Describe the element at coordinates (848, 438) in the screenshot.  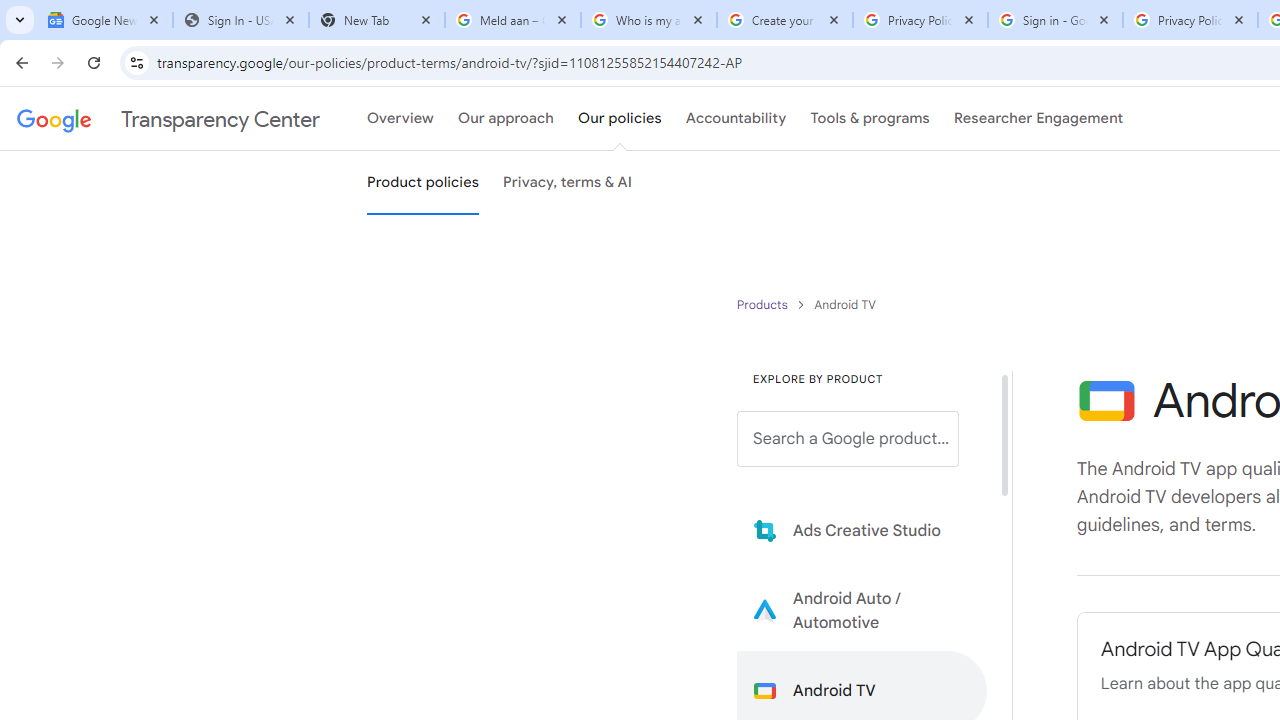
I see `'Search a Google product from below list.'` at that location.